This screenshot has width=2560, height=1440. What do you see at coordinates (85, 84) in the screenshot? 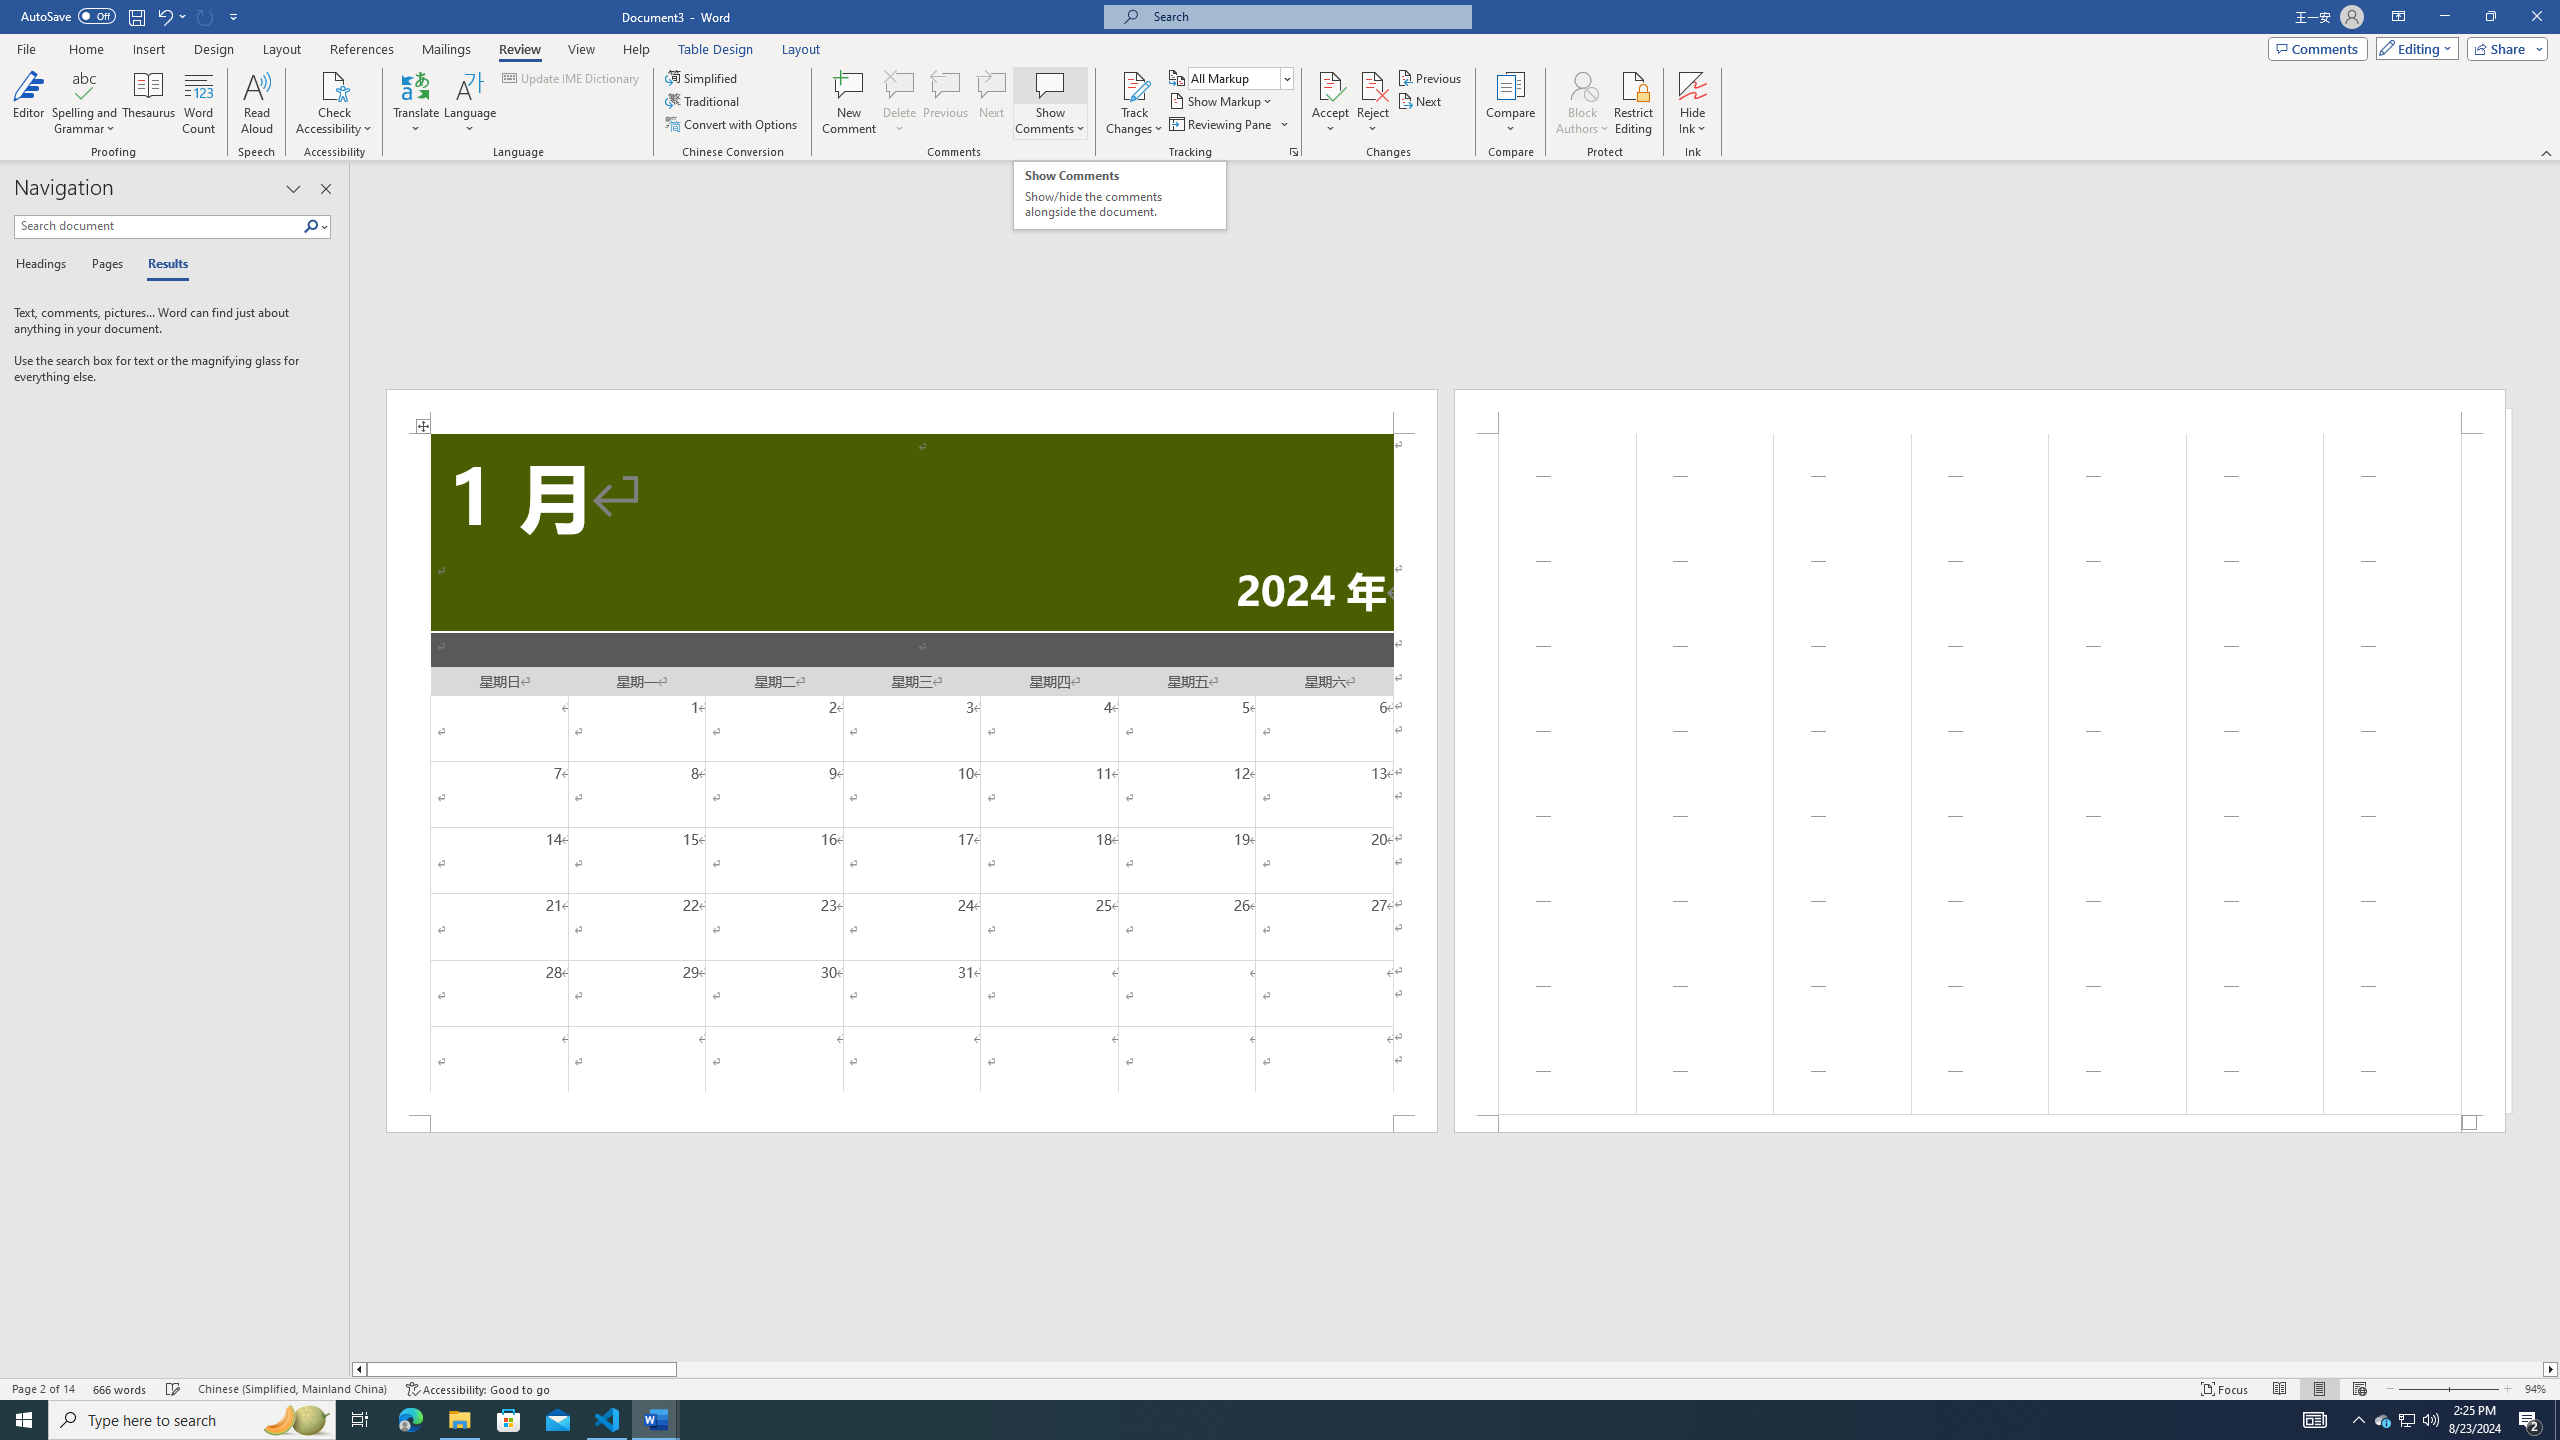
I see `'Spelling and Grammar'` at bounding box center [85, 84].